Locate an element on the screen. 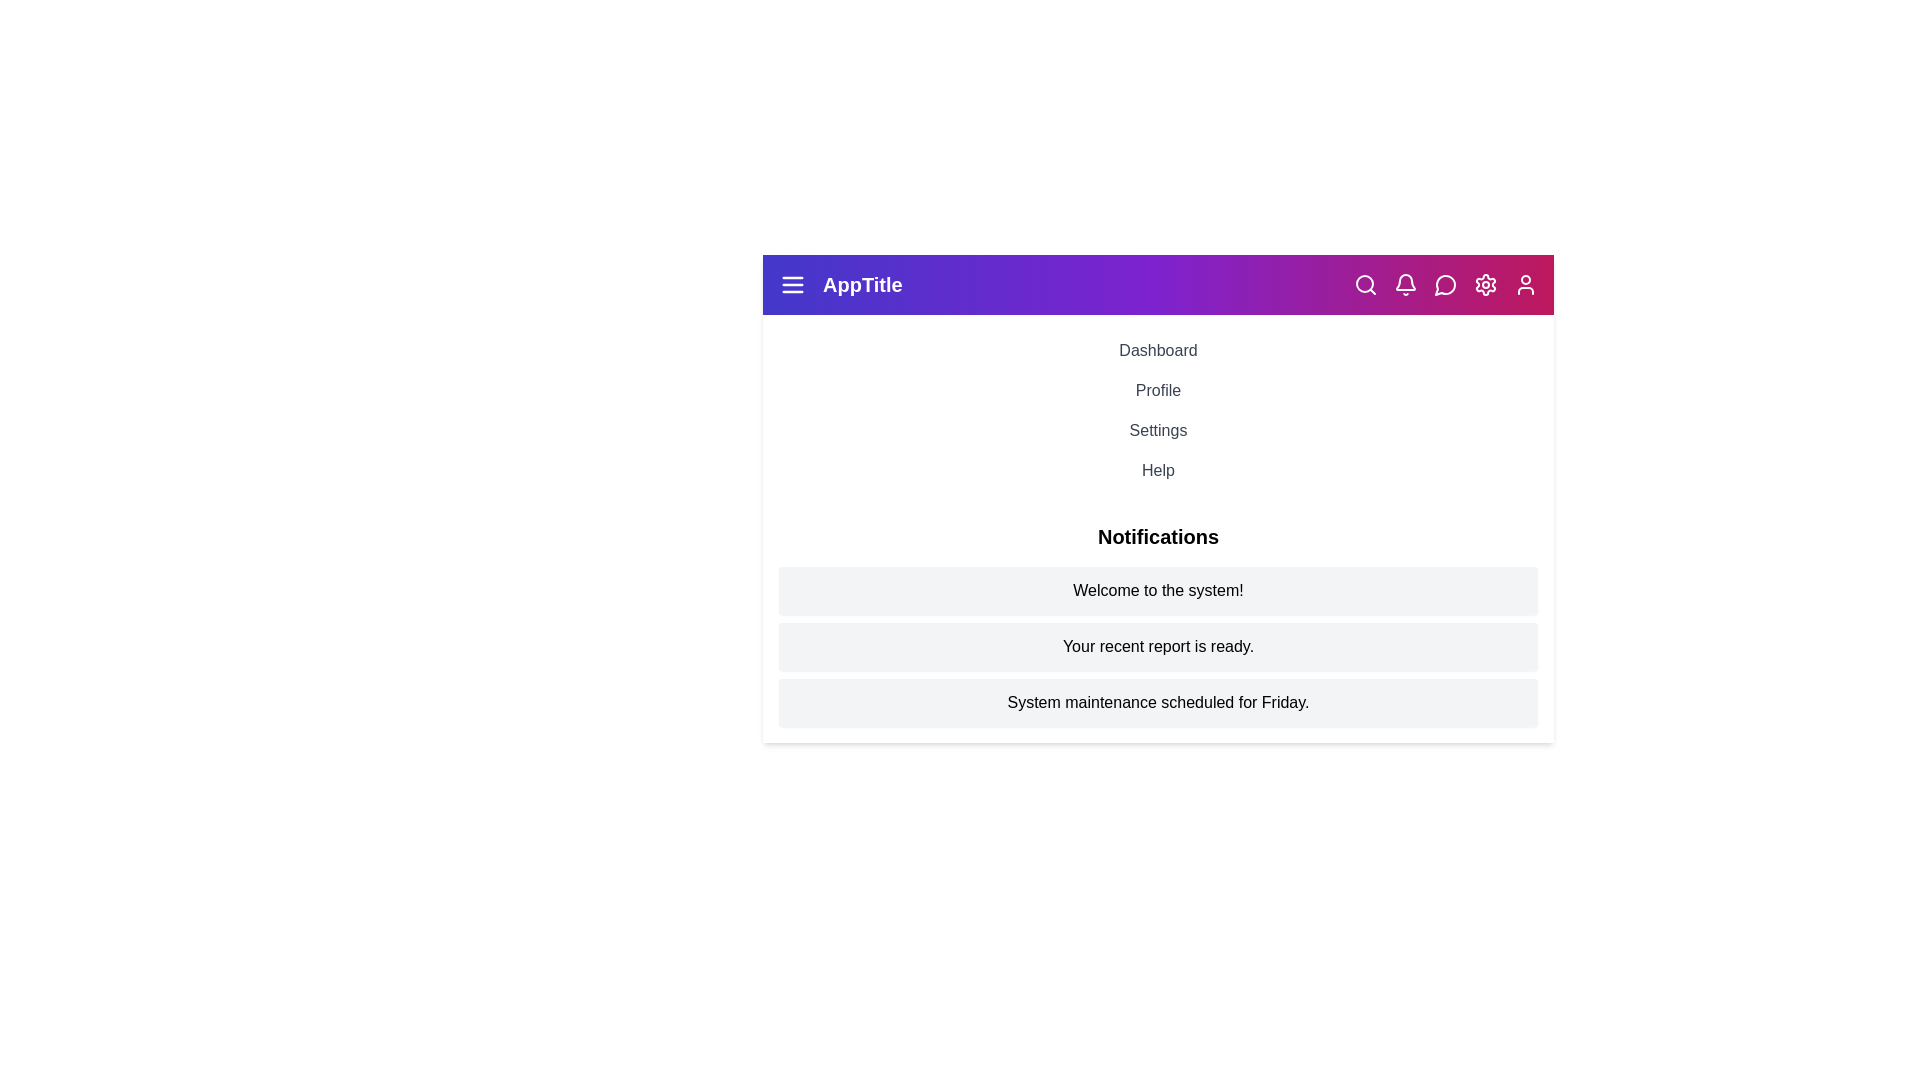 The width and height of the screenshot is (1920, 1080). the menu icon to toggle the visibility of the menu is located at coordinates (791, 285).